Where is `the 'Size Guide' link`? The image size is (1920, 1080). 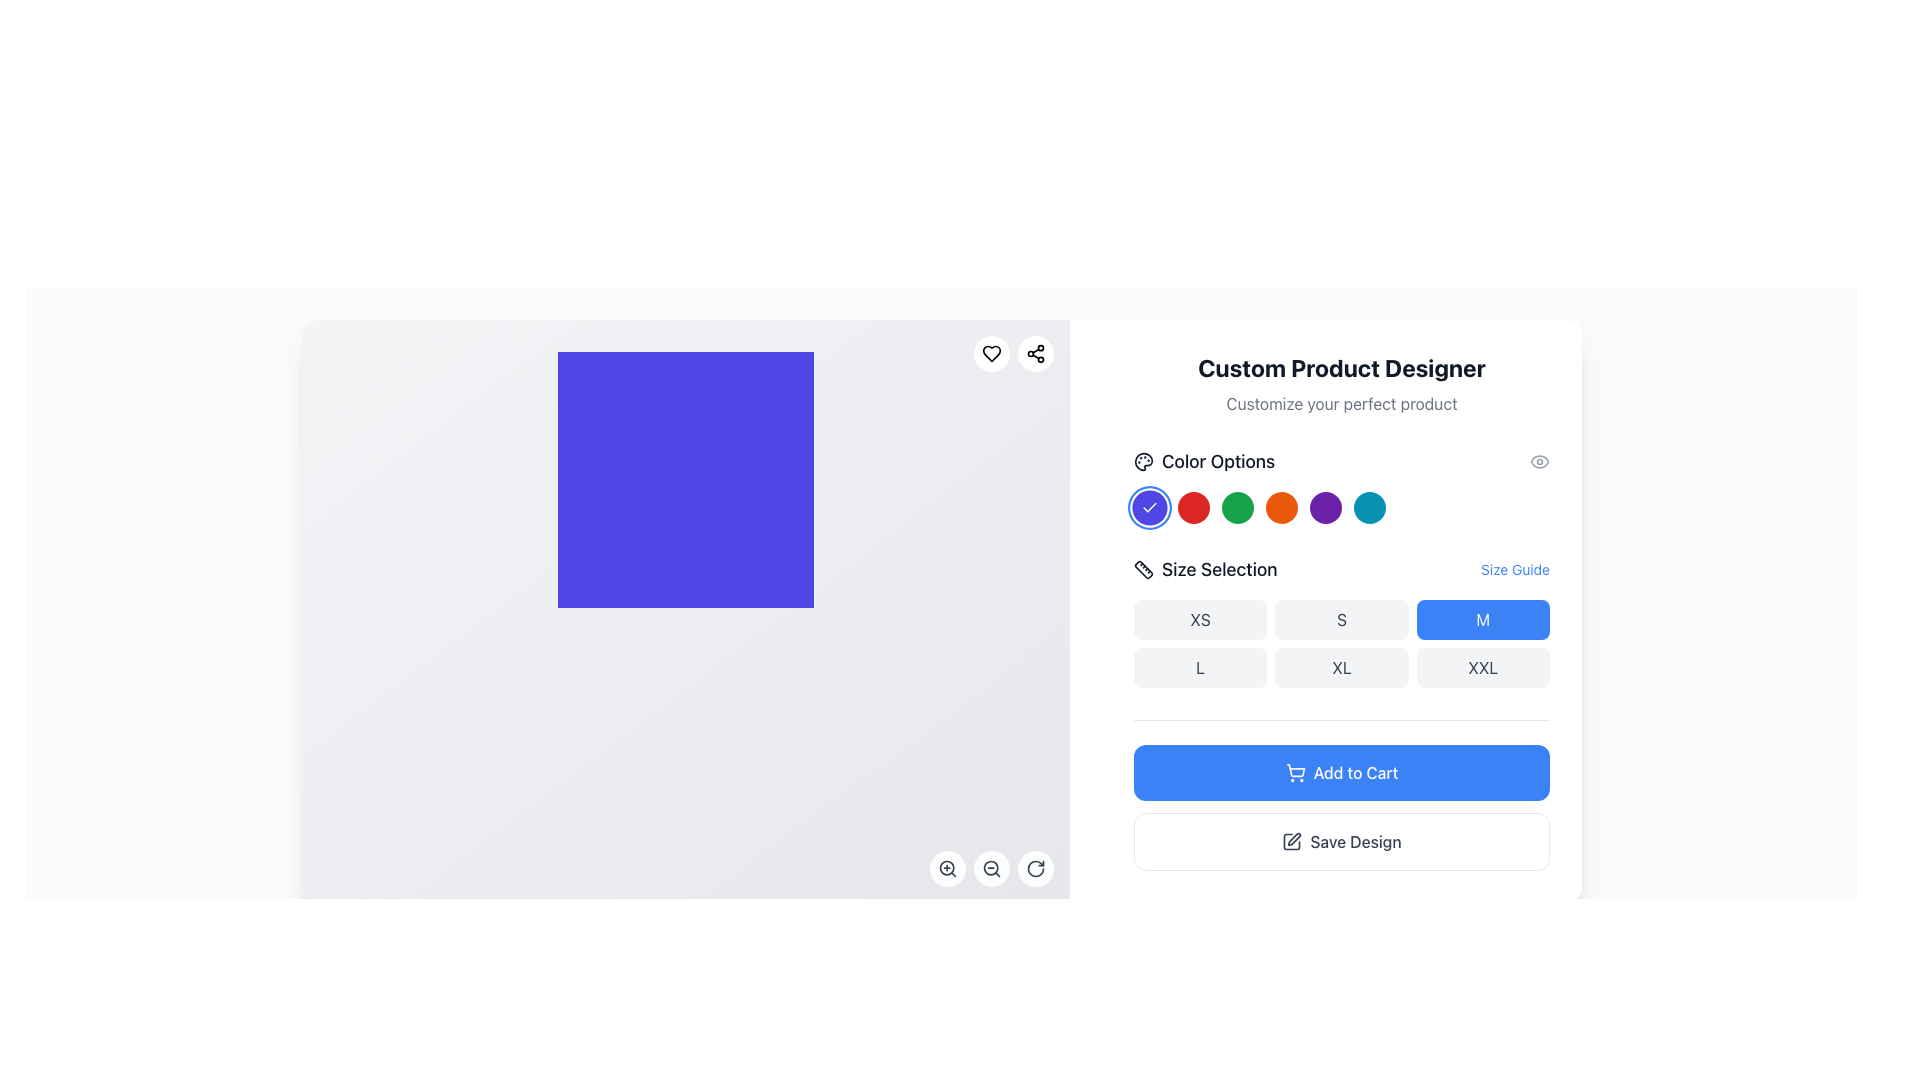 the 'Size Guide' link is located at coordinates (1515, 570).